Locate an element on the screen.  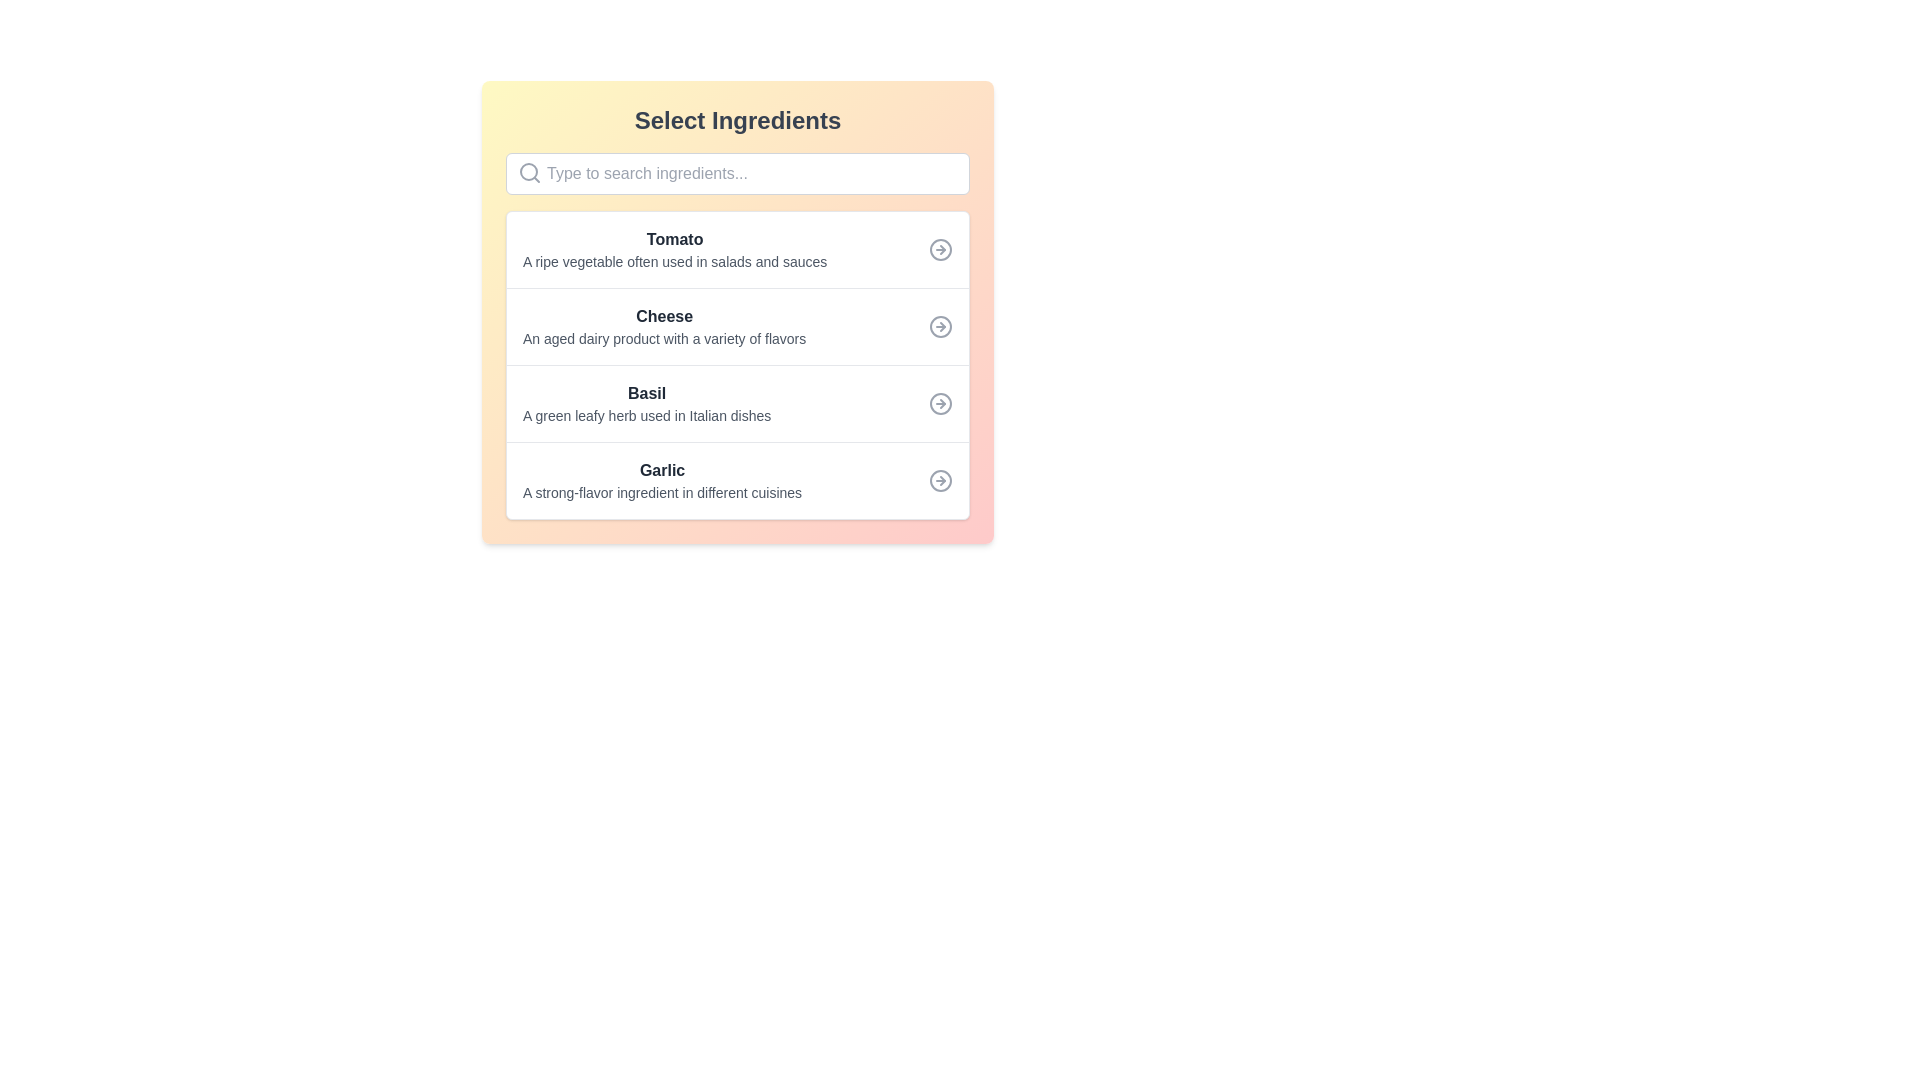
the list item displaying information about 'Cheese', which is located between 'Tomato' and 'Basil' in the 'Select Ingredients' panel is located at coordinates (664, 326).